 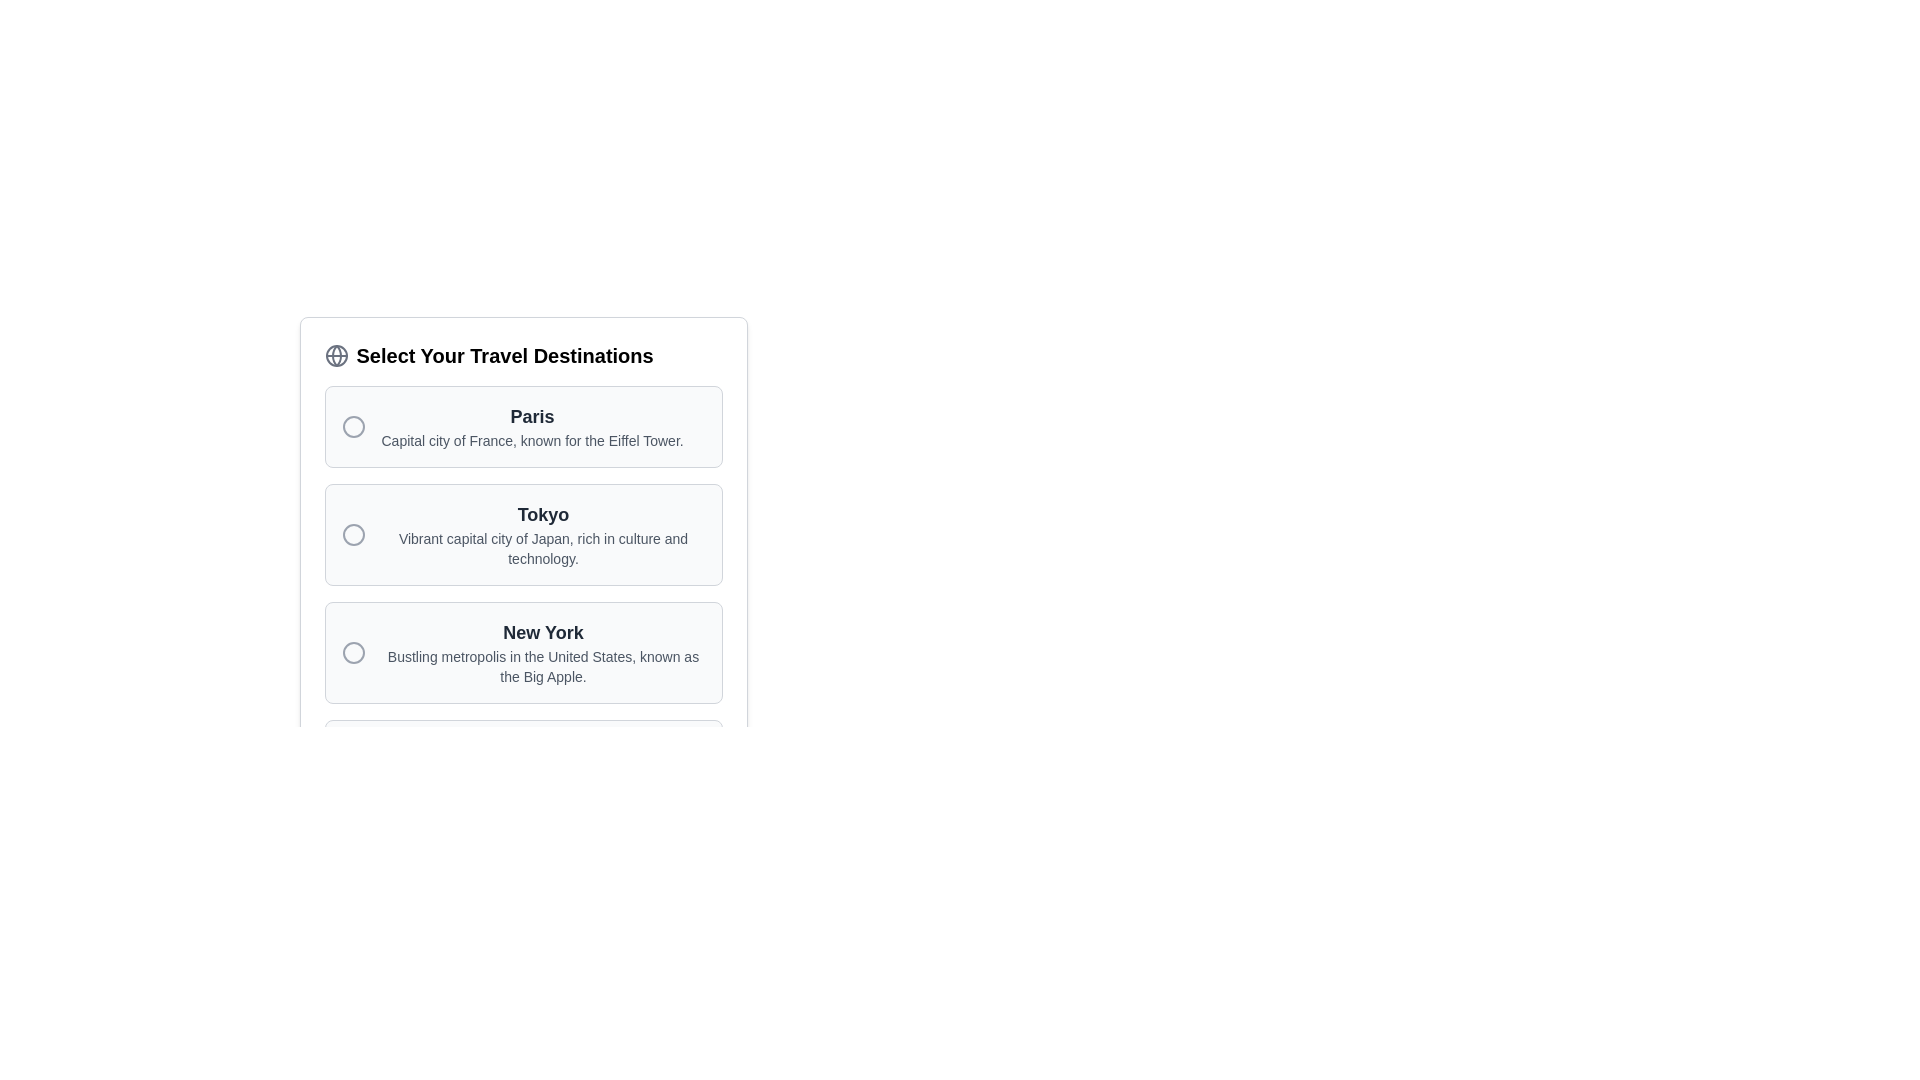 I want to click on the Graphic Circle (SVG) element located at the lower region of the interface, so click(x=353, y=770).